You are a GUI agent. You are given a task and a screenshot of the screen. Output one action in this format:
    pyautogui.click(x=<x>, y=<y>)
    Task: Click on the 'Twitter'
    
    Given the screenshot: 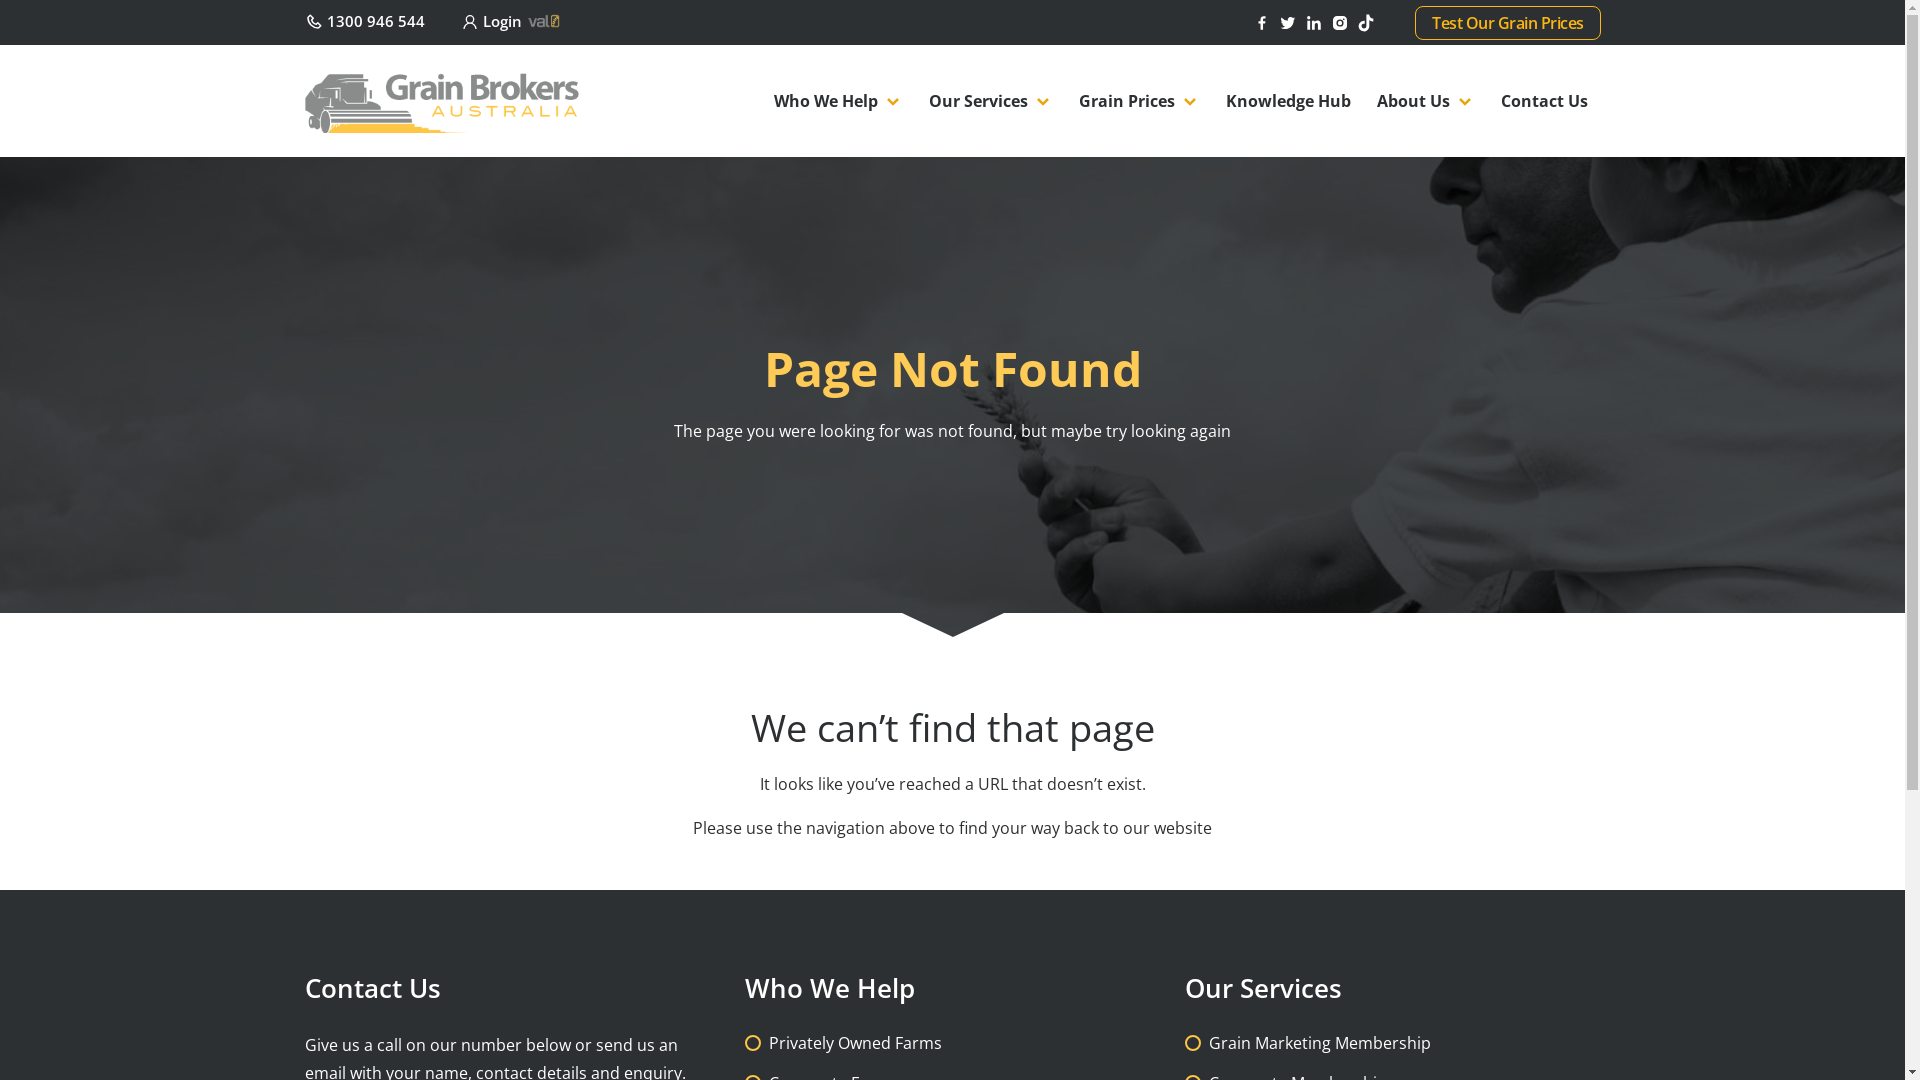 What is the action you would take?
    pyautogui.click(x=1290, y=20)
    